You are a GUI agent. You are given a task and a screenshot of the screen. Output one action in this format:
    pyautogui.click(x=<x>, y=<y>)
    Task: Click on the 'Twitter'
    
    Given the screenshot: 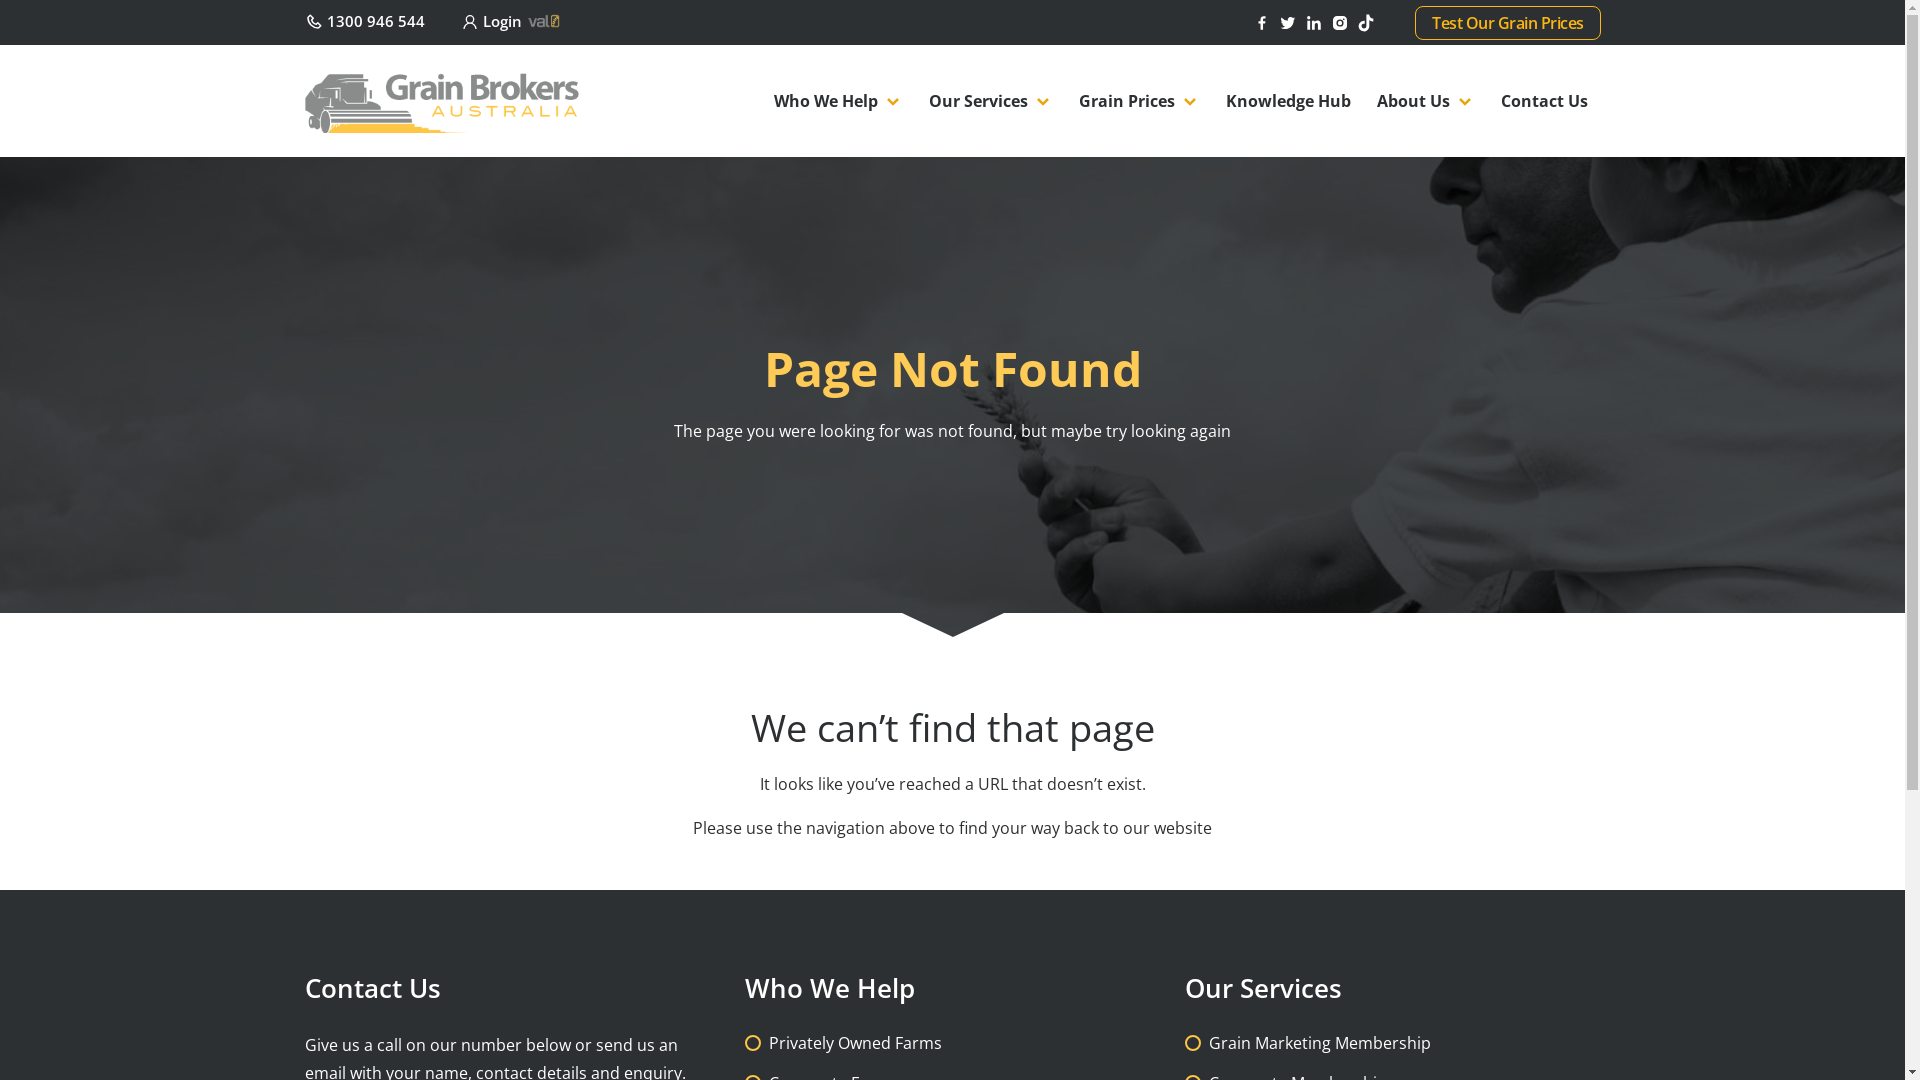 What is the action you would take?
    pyautogui.click(x=1290, y=20)
    